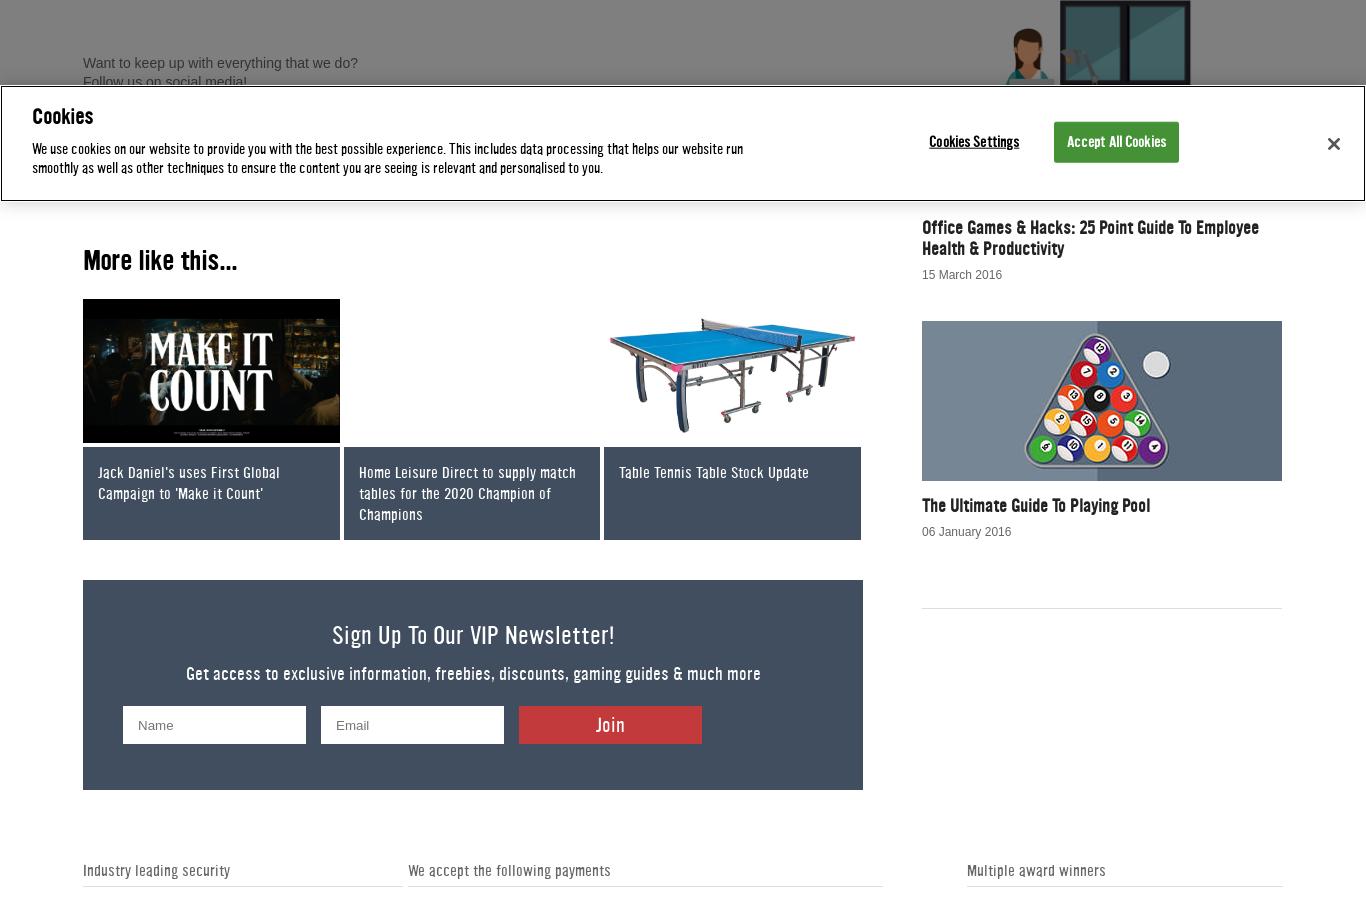  I want to click on 'Follow us on social media!', so click(166, 80).